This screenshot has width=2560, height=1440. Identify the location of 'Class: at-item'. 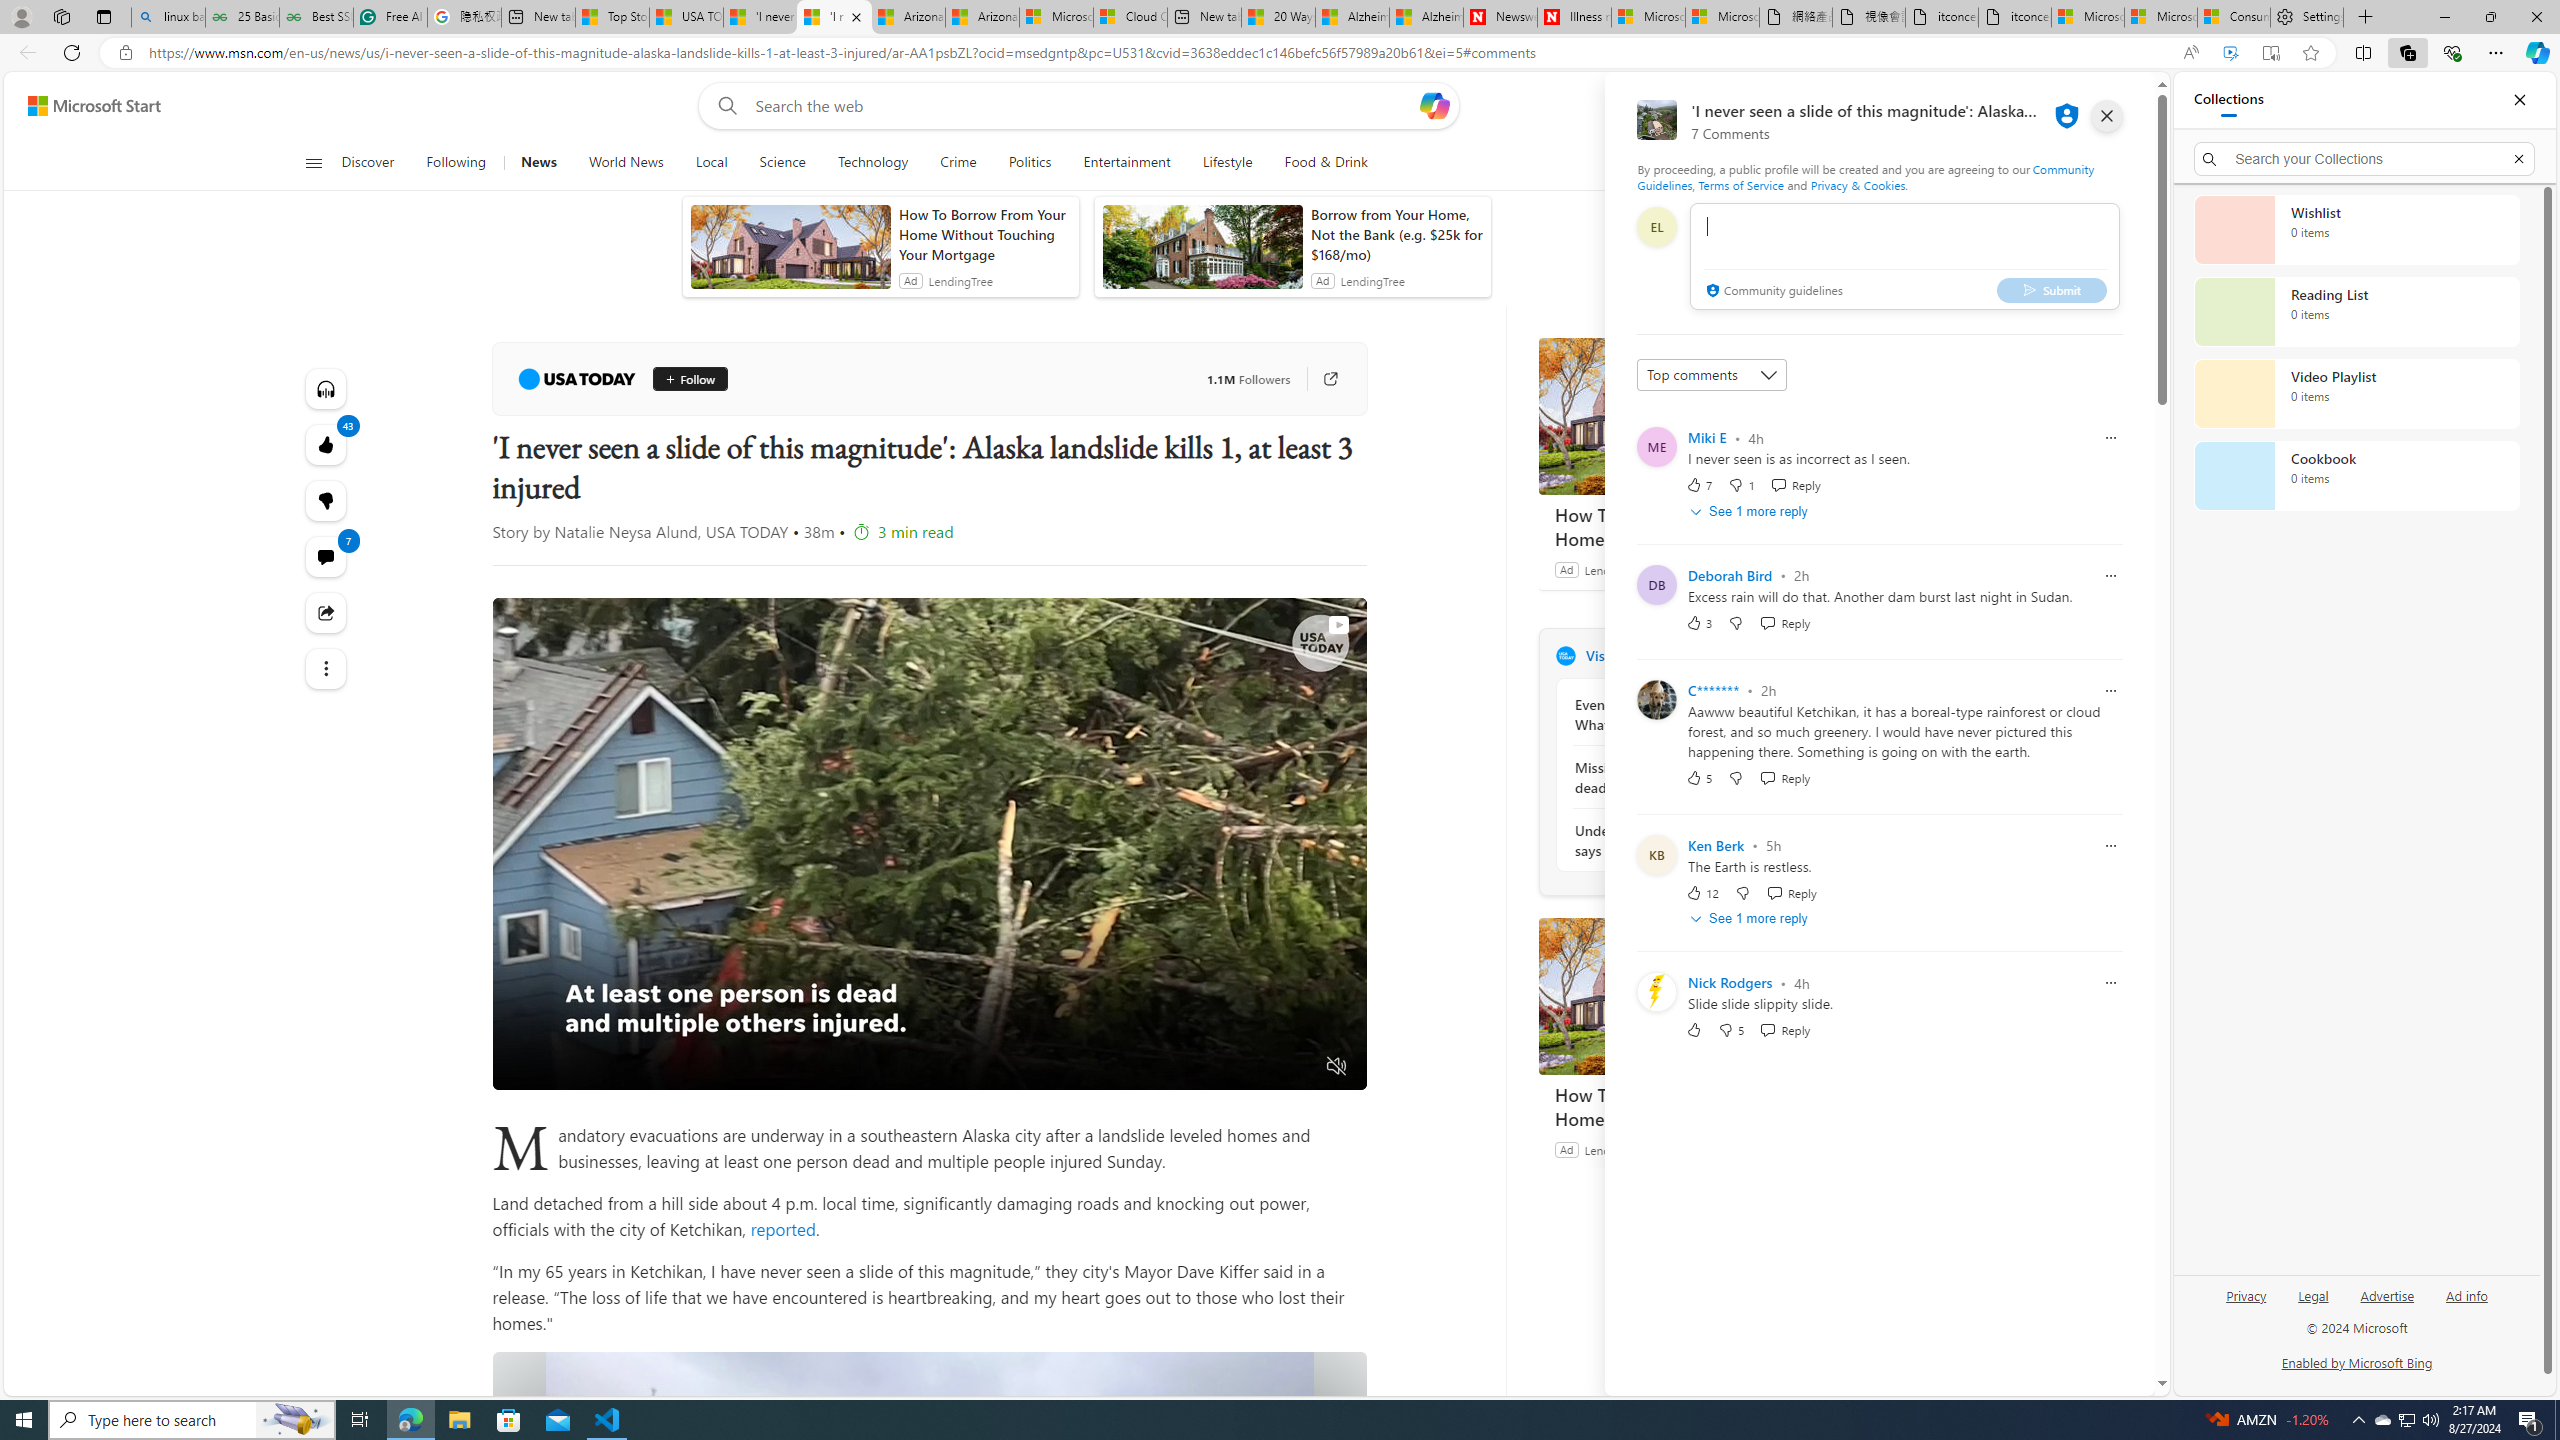
(325, 667).